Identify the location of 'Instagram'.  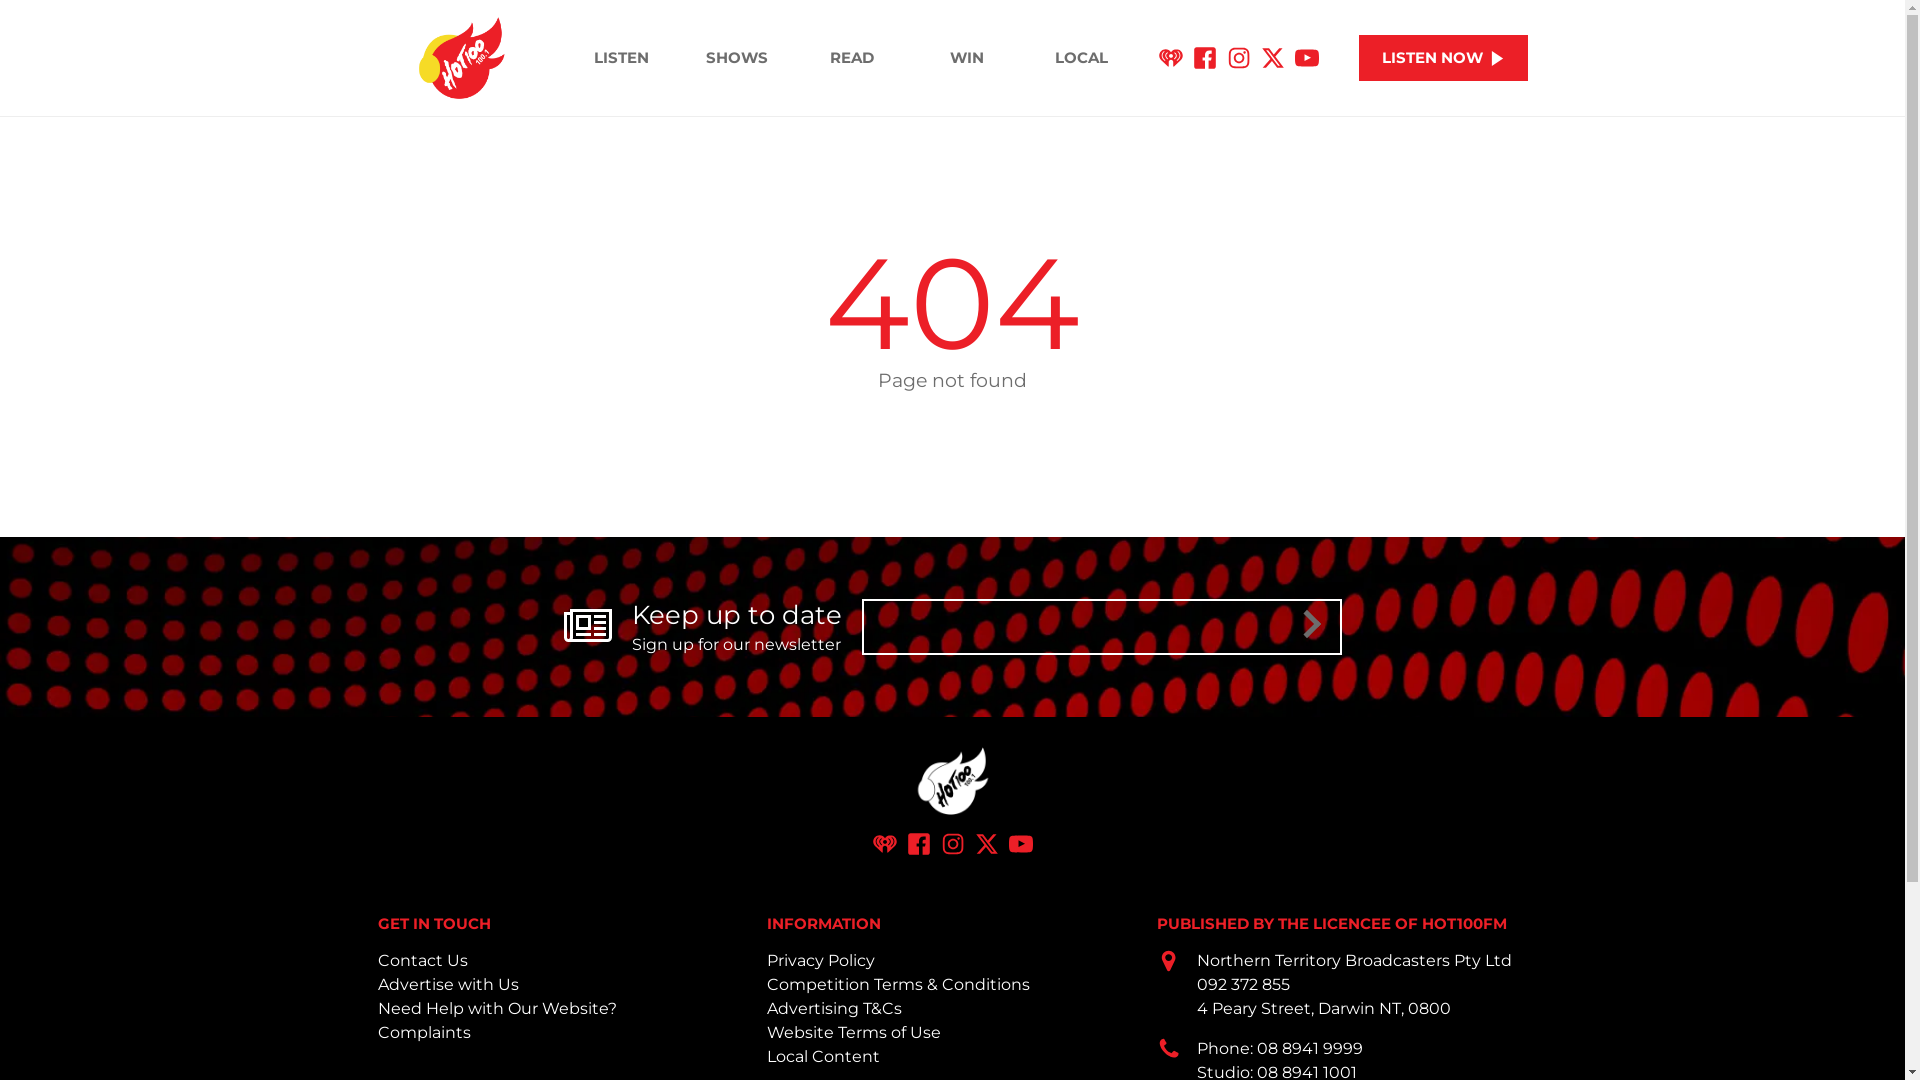
(939, 843).